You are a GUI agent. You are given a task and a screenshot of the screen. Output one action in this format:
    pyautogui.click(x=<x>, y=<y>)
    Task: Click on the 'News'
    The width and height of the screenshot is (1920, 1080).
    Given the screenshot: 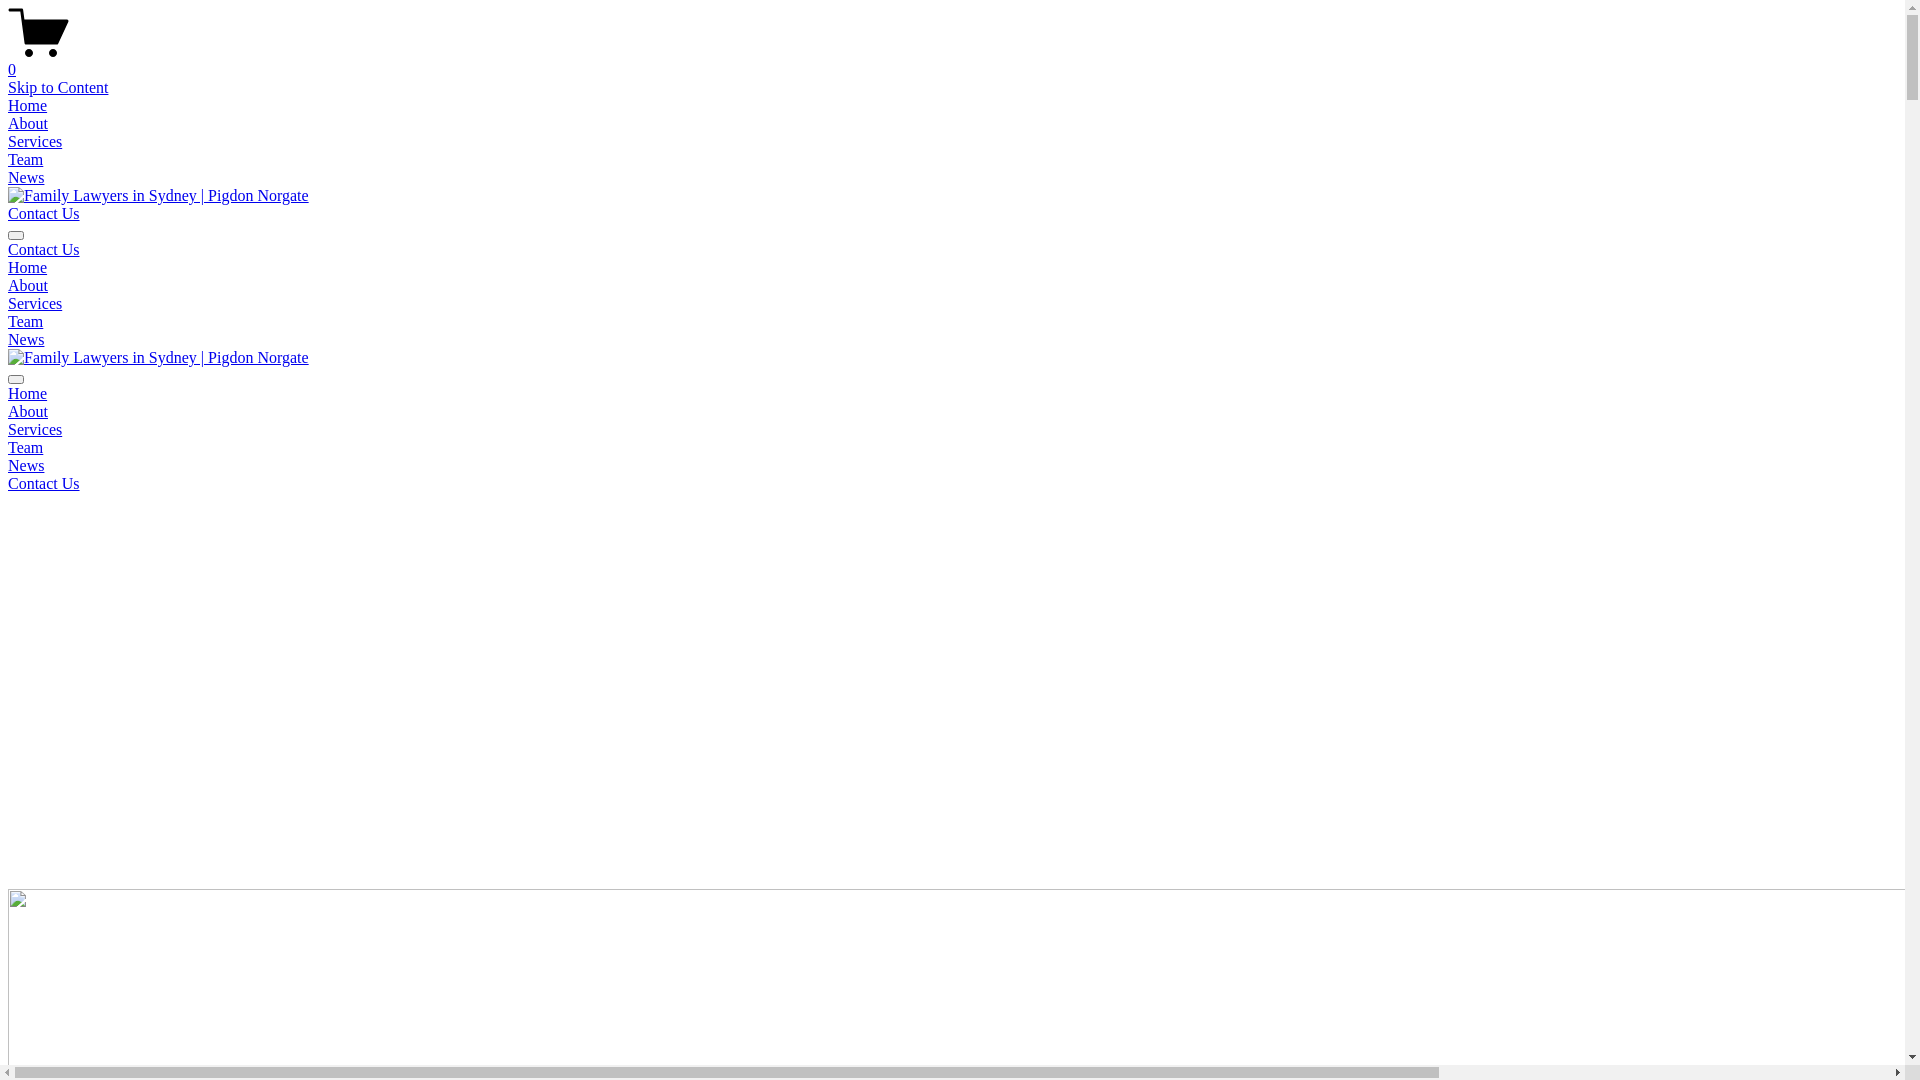 What is the action you would take?
    pyautogui.click(x=25, y=465)
    